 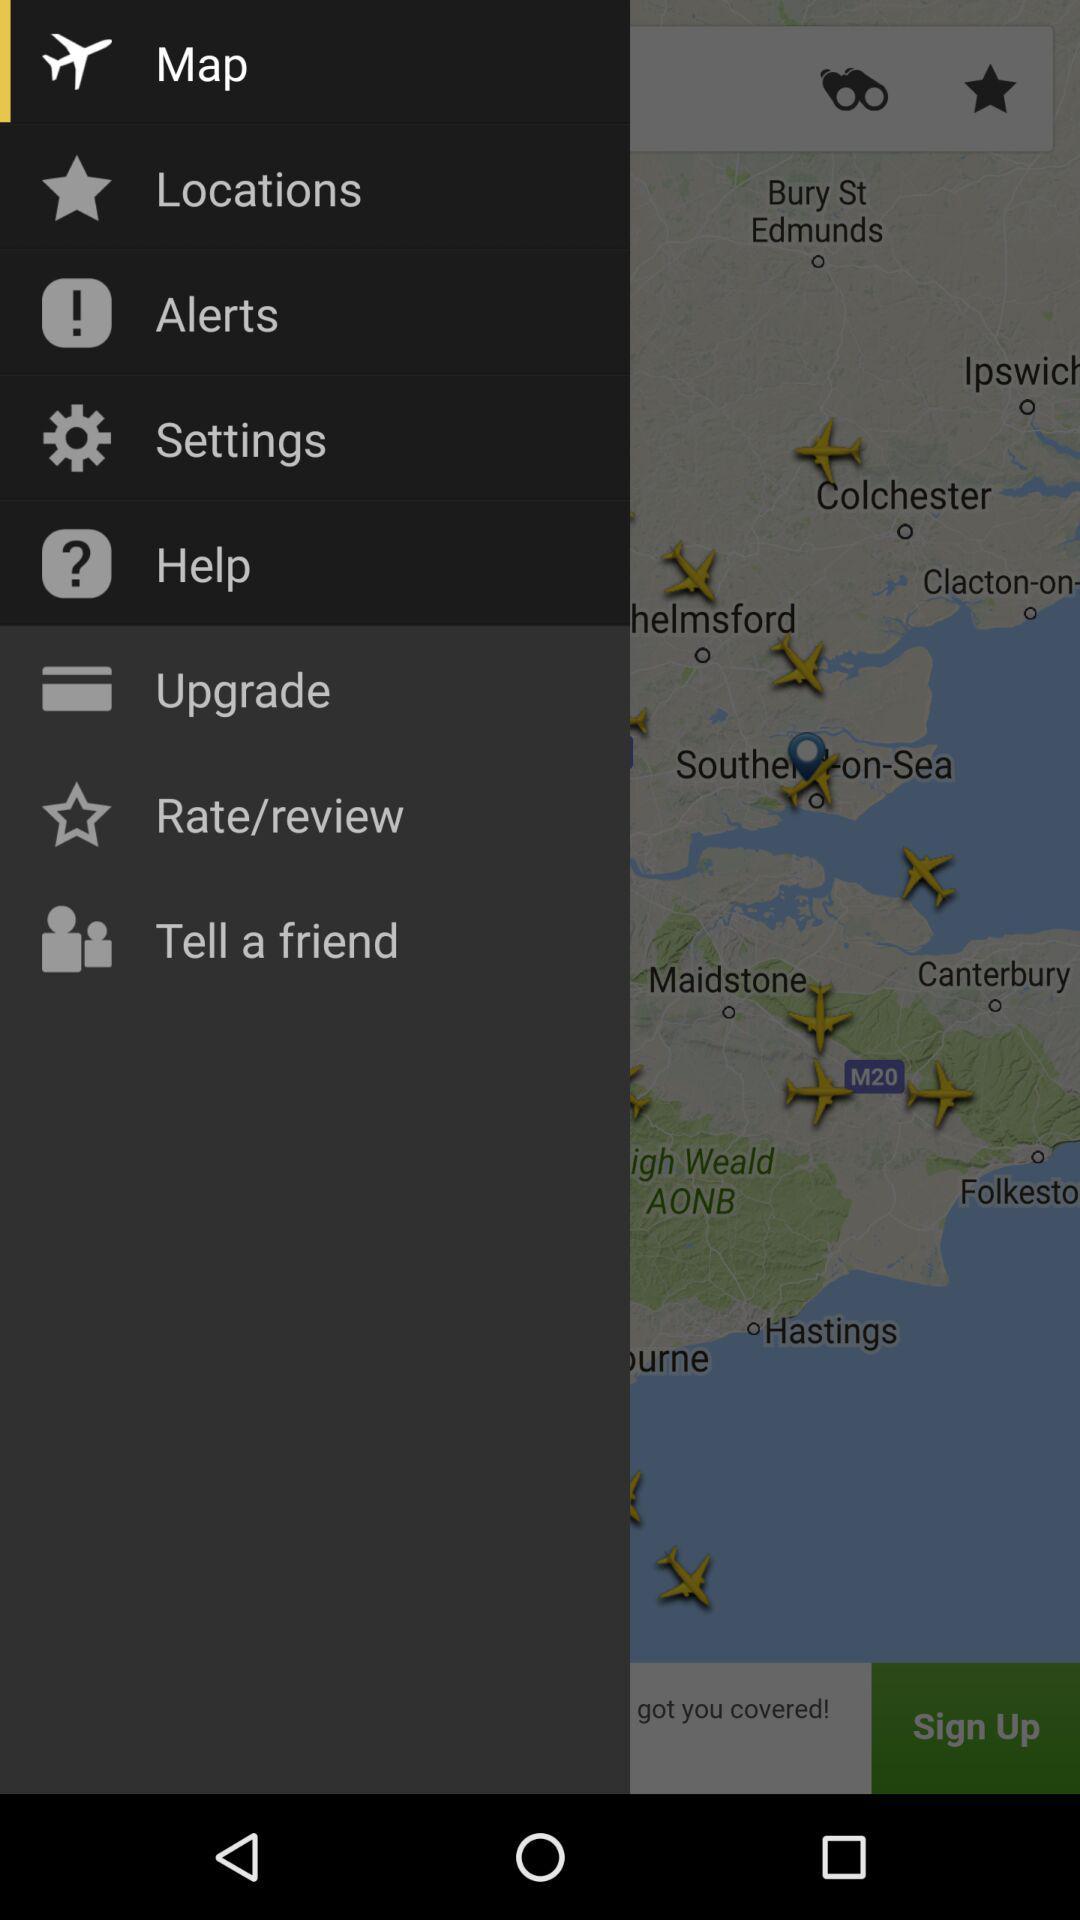 I want to click on the flight icon, so click(x=91, y=88).